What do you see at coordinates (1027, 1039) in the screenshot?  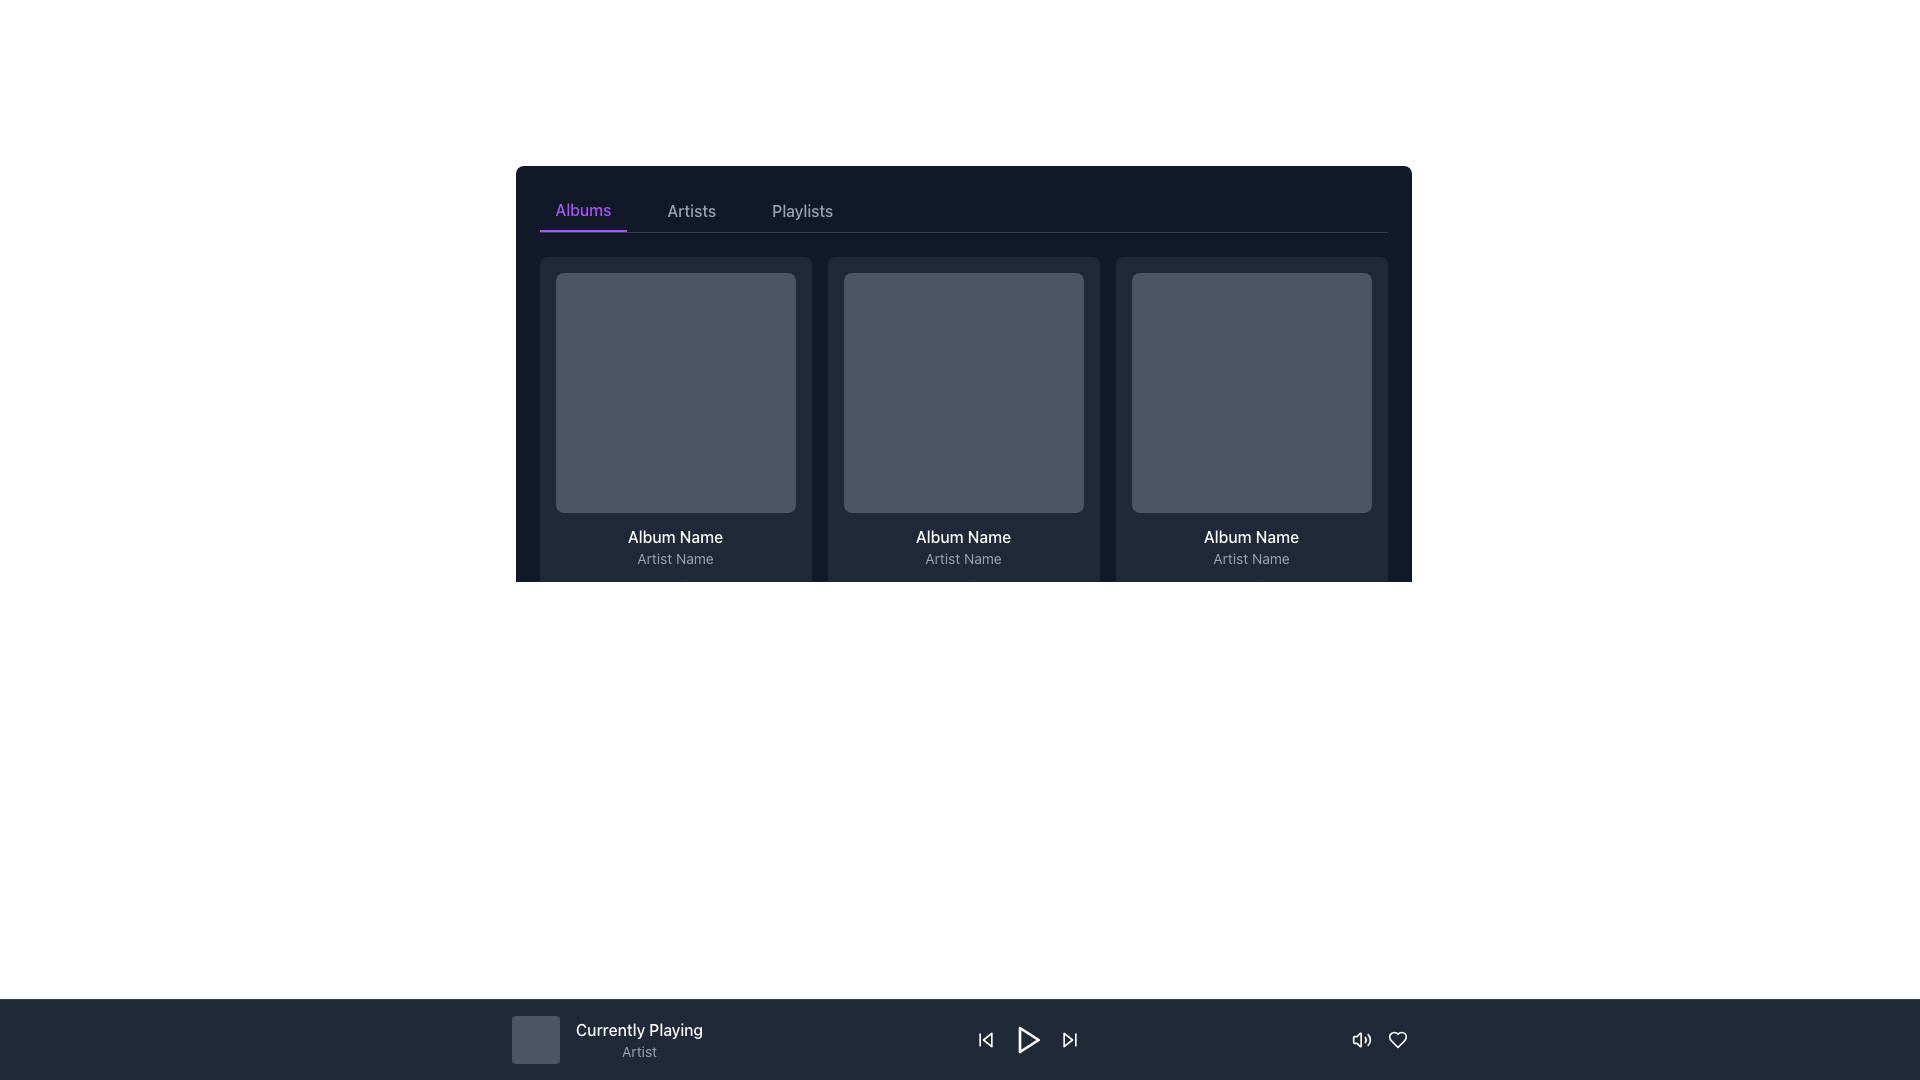 I see `the 'Play' button, represented by a triangle icon pointing` at bounding box center [1027, 1039].